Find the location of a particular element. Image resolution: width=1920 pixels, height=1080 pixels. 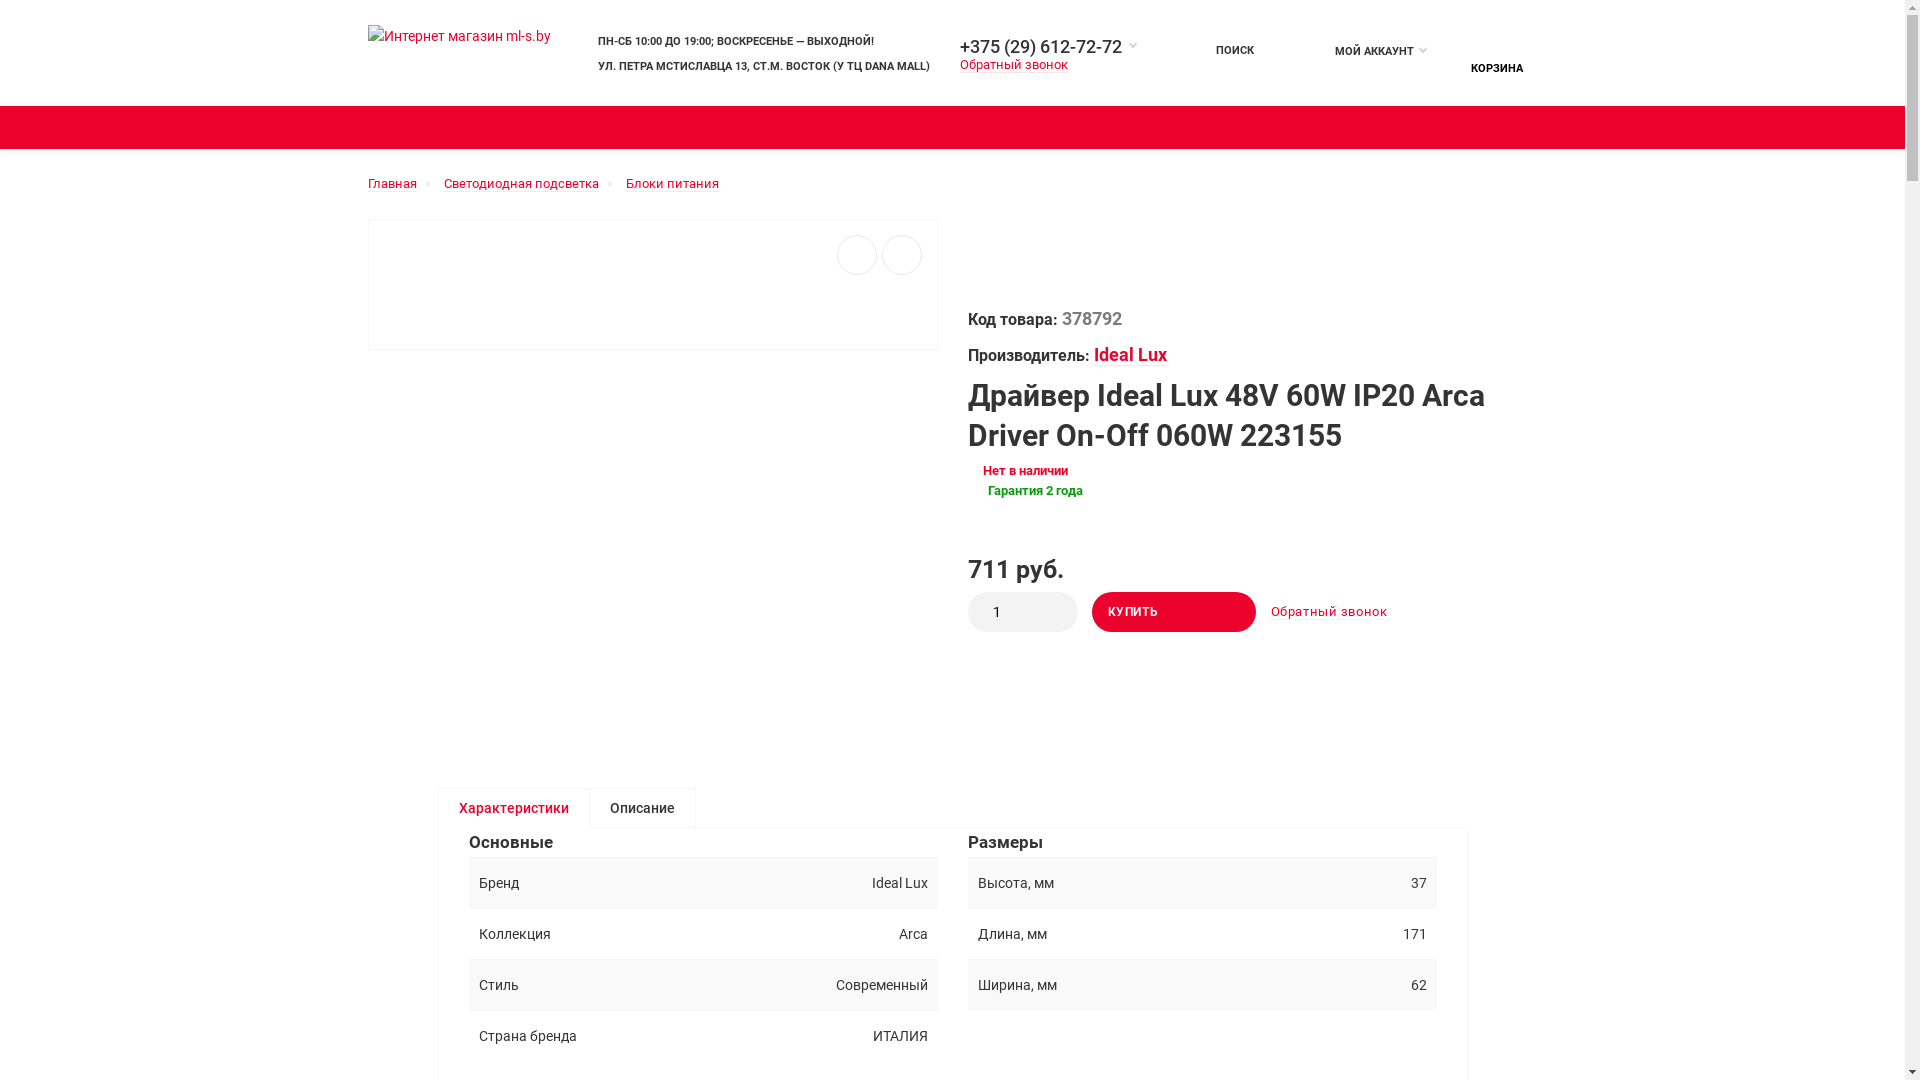

'Ideal Lux' is located at coordinates (1130, 354).